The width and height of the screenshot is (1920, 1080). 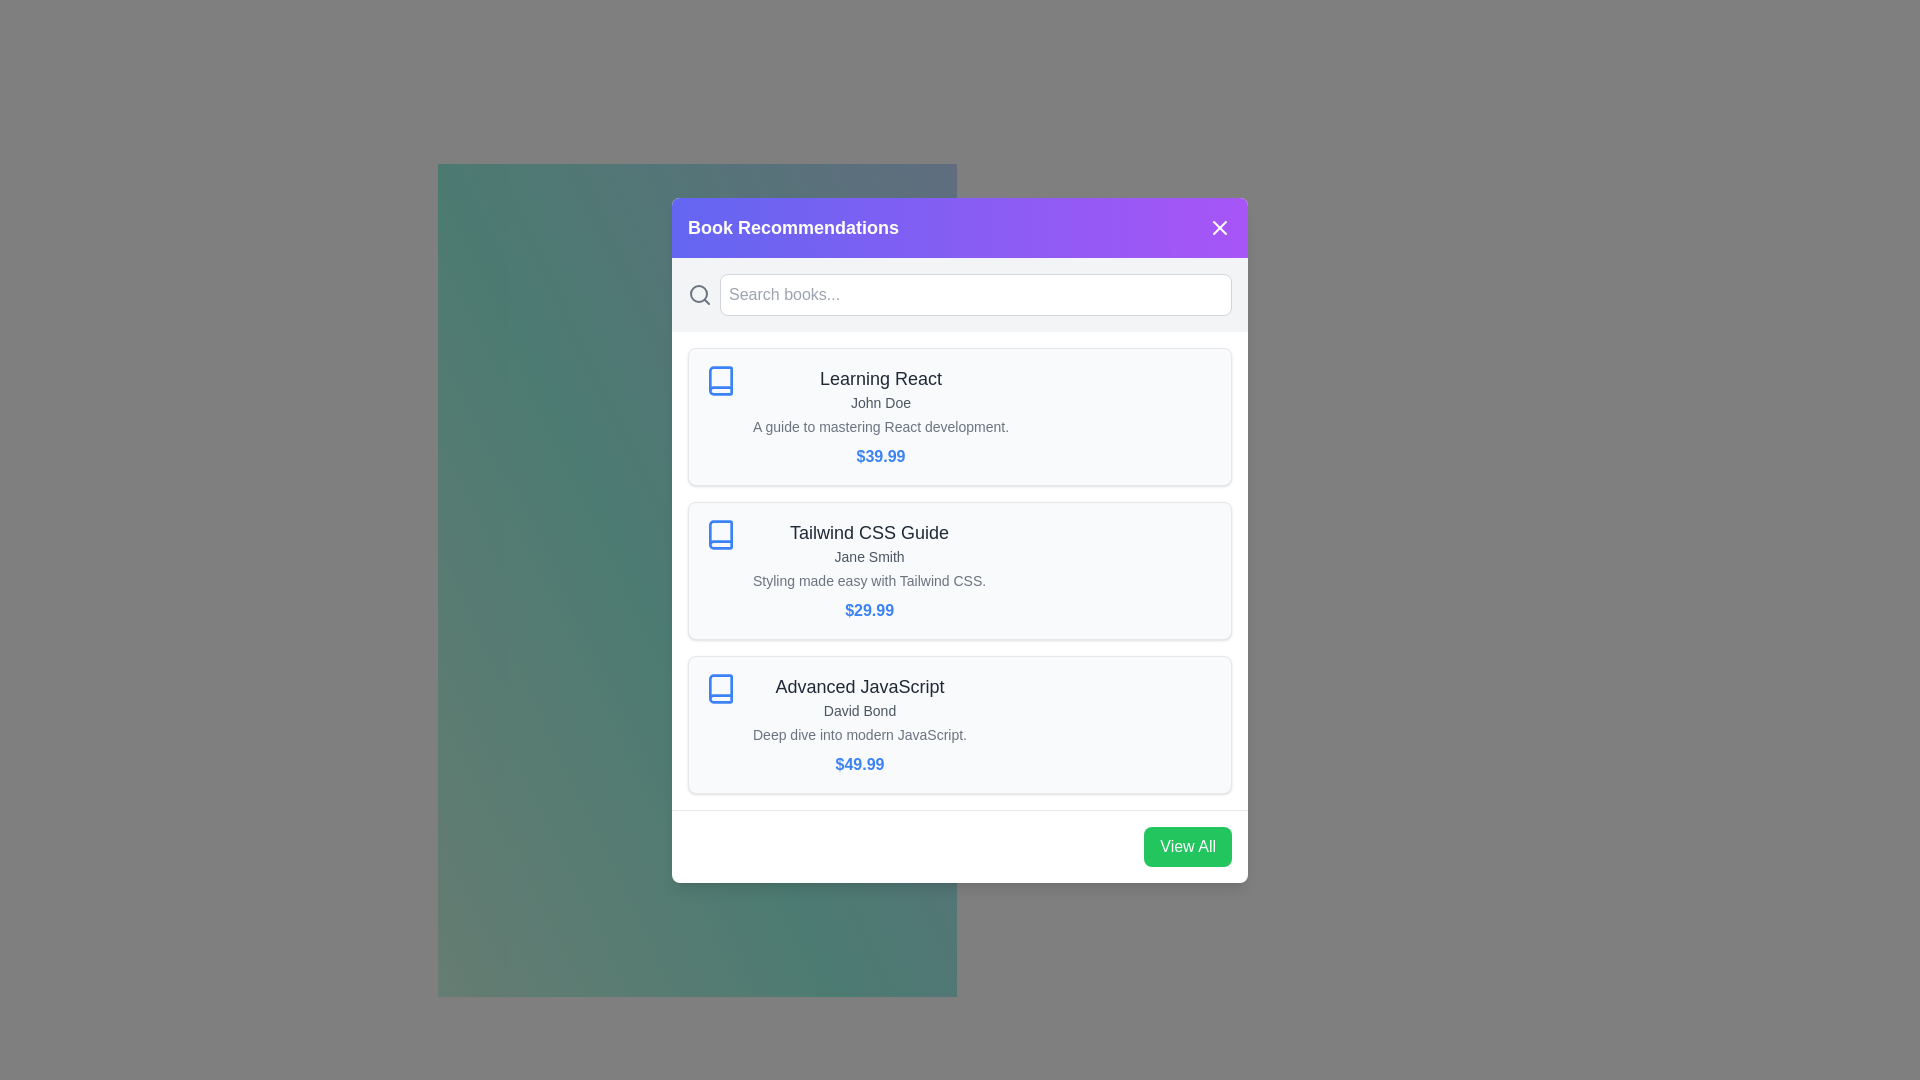 I want to click on the book icon located to the left of the 'Advanced JavaScript' text in the vertical book list, which is the third item, so click(x=720, y=687).